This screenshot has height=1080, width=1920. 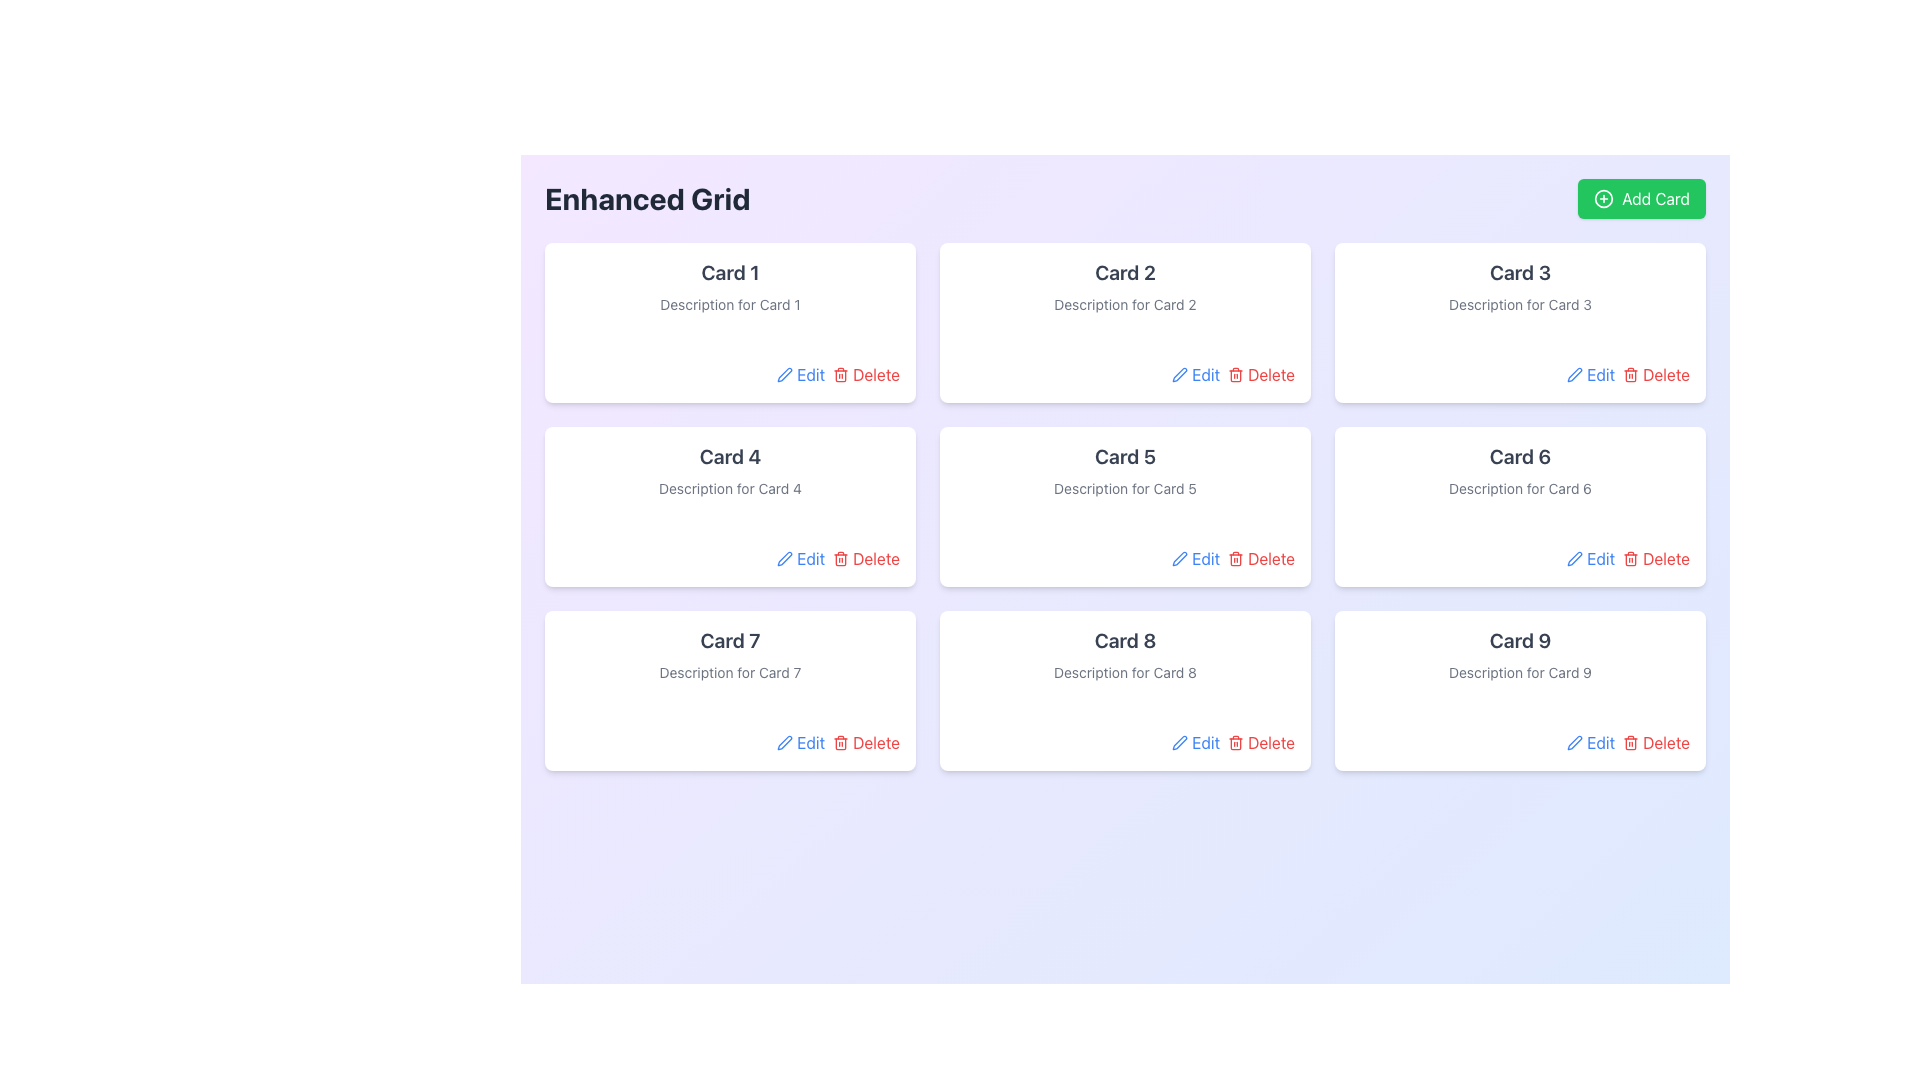 What do you see at coordinates (1574, 374) in the screenshot?
I see `the editing icon located to the left of the 'Edit' text in the bottom-right corner of 'Card 3'` at bounding box center [1574, 374].